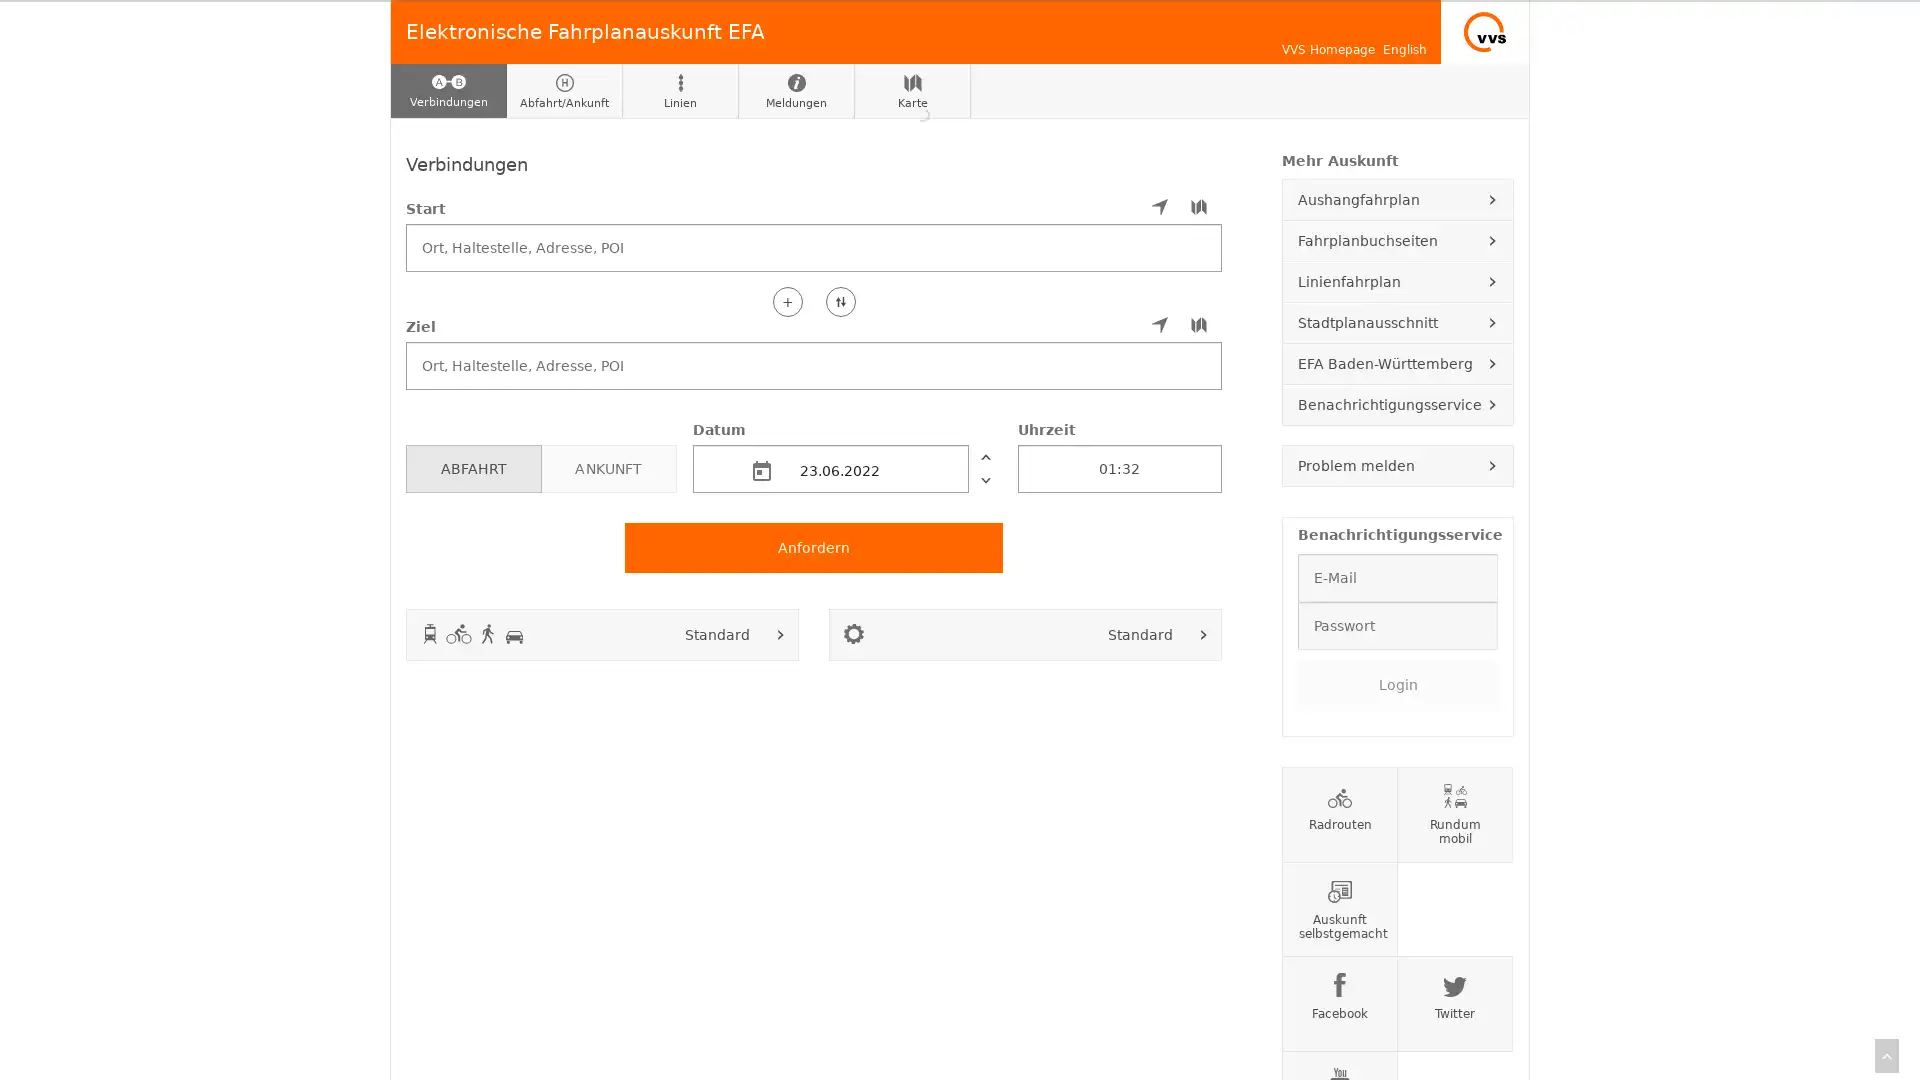  I want to click on ABFAHRT, so click(472, 467).